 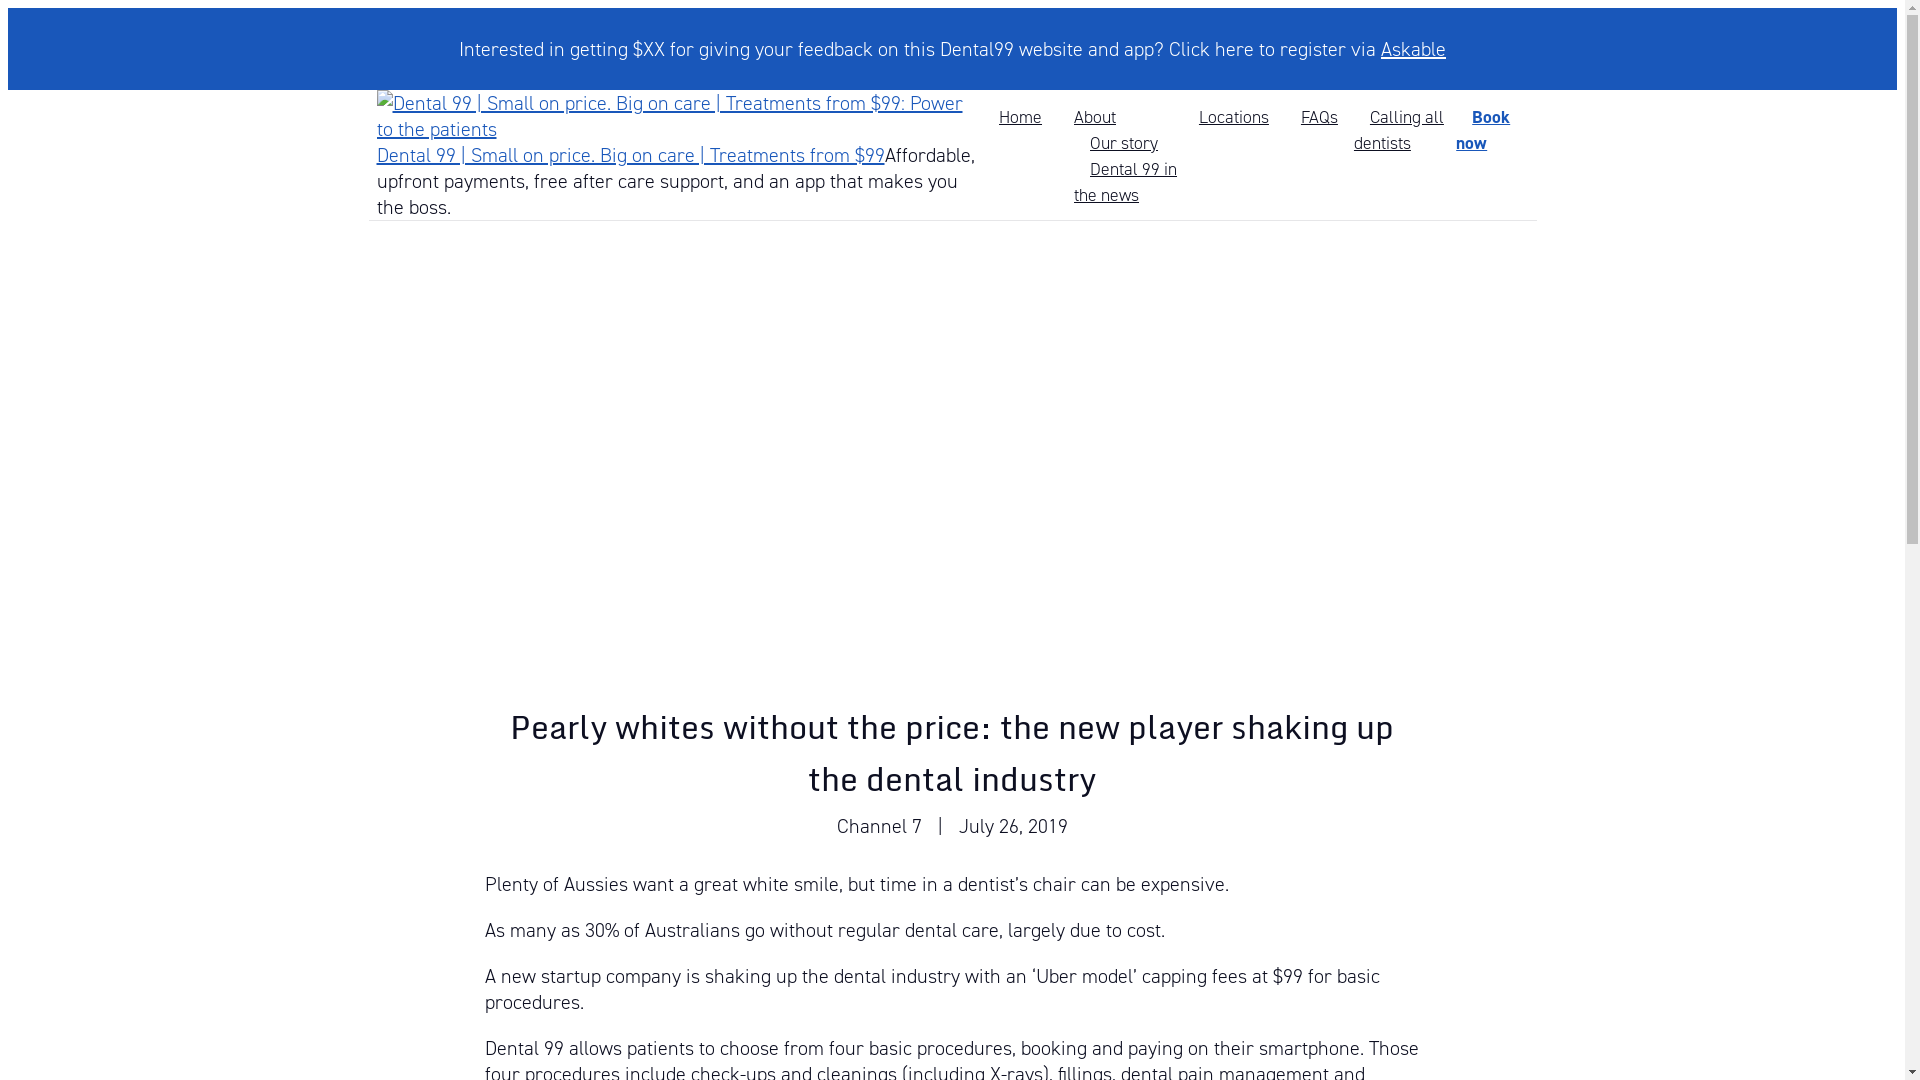 I want to click on 'Calling all dentists', so click(x=1397, y=130).